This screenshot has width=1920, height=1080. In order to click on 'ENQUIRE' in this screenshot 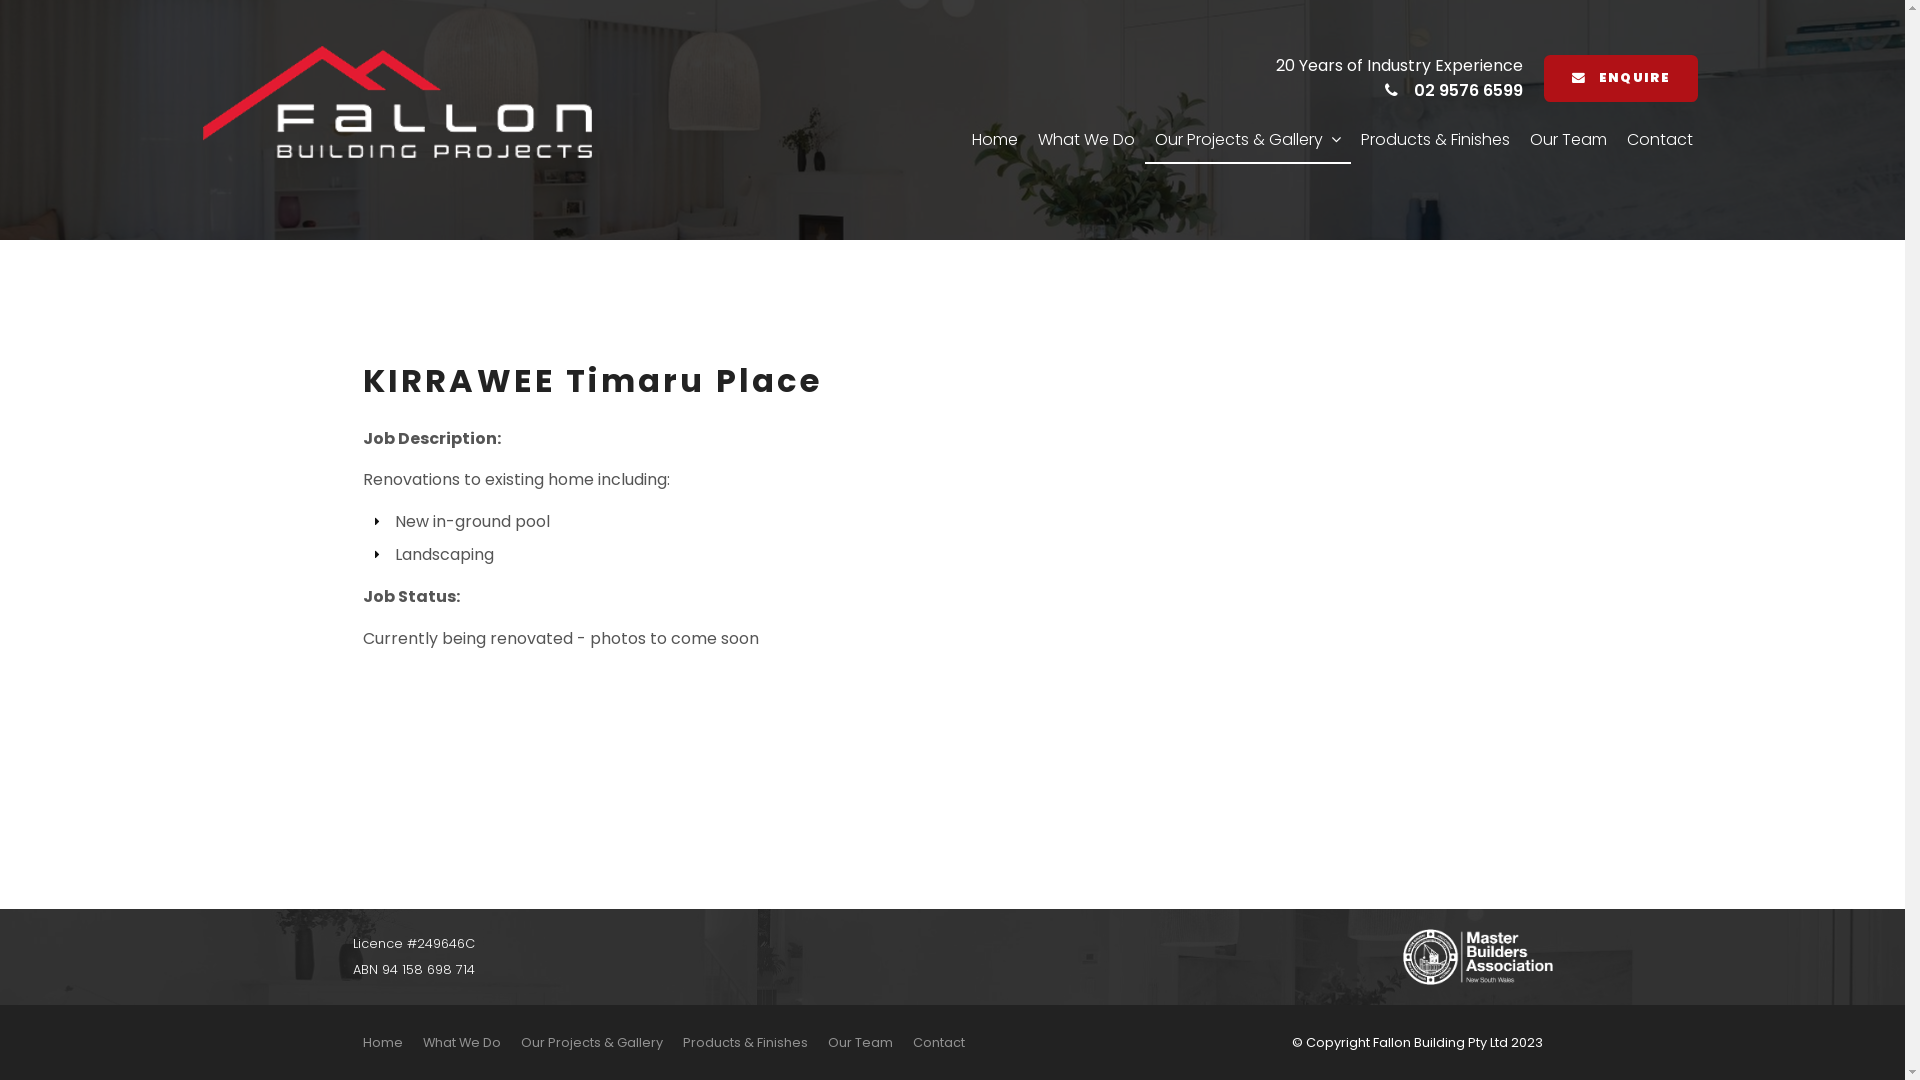, I will do `click(1620, 77)`.